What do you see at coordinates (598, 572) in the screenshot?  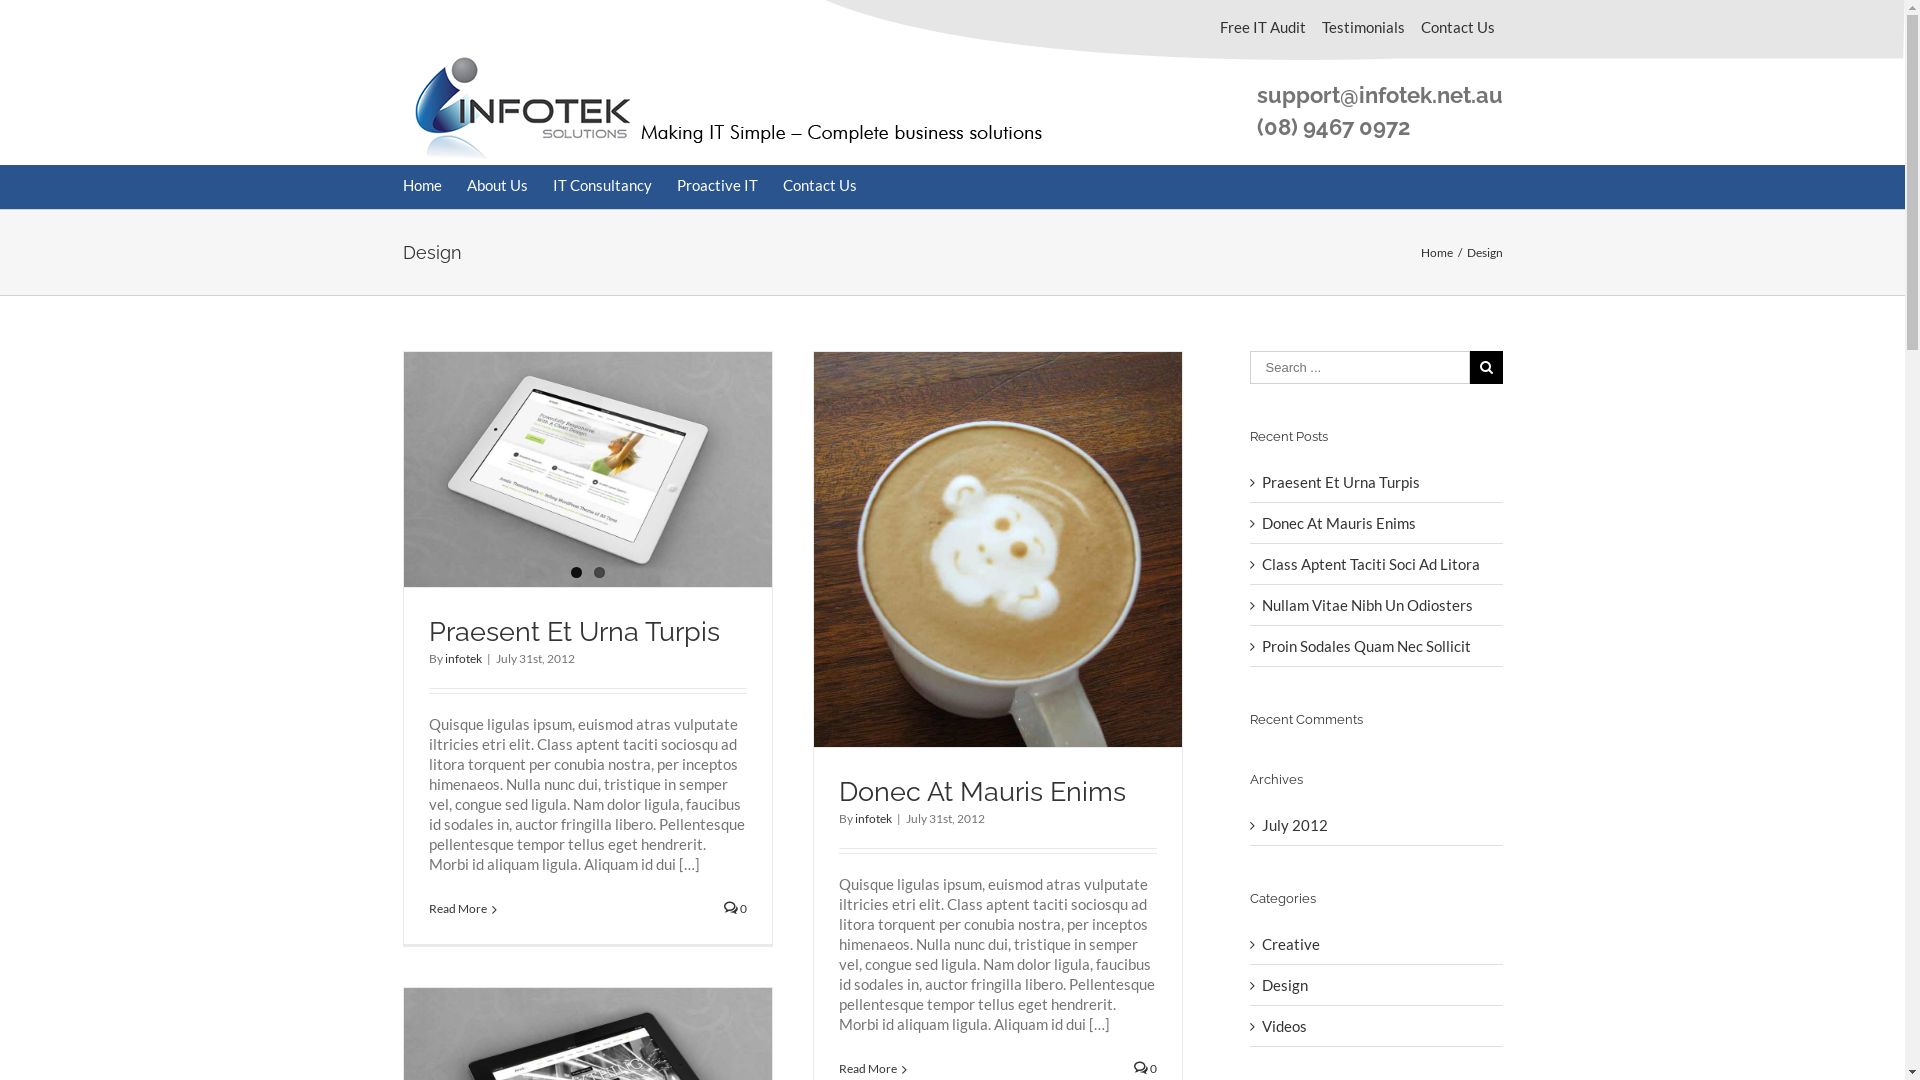 I see `'2'` at bounding box center [598, 572].